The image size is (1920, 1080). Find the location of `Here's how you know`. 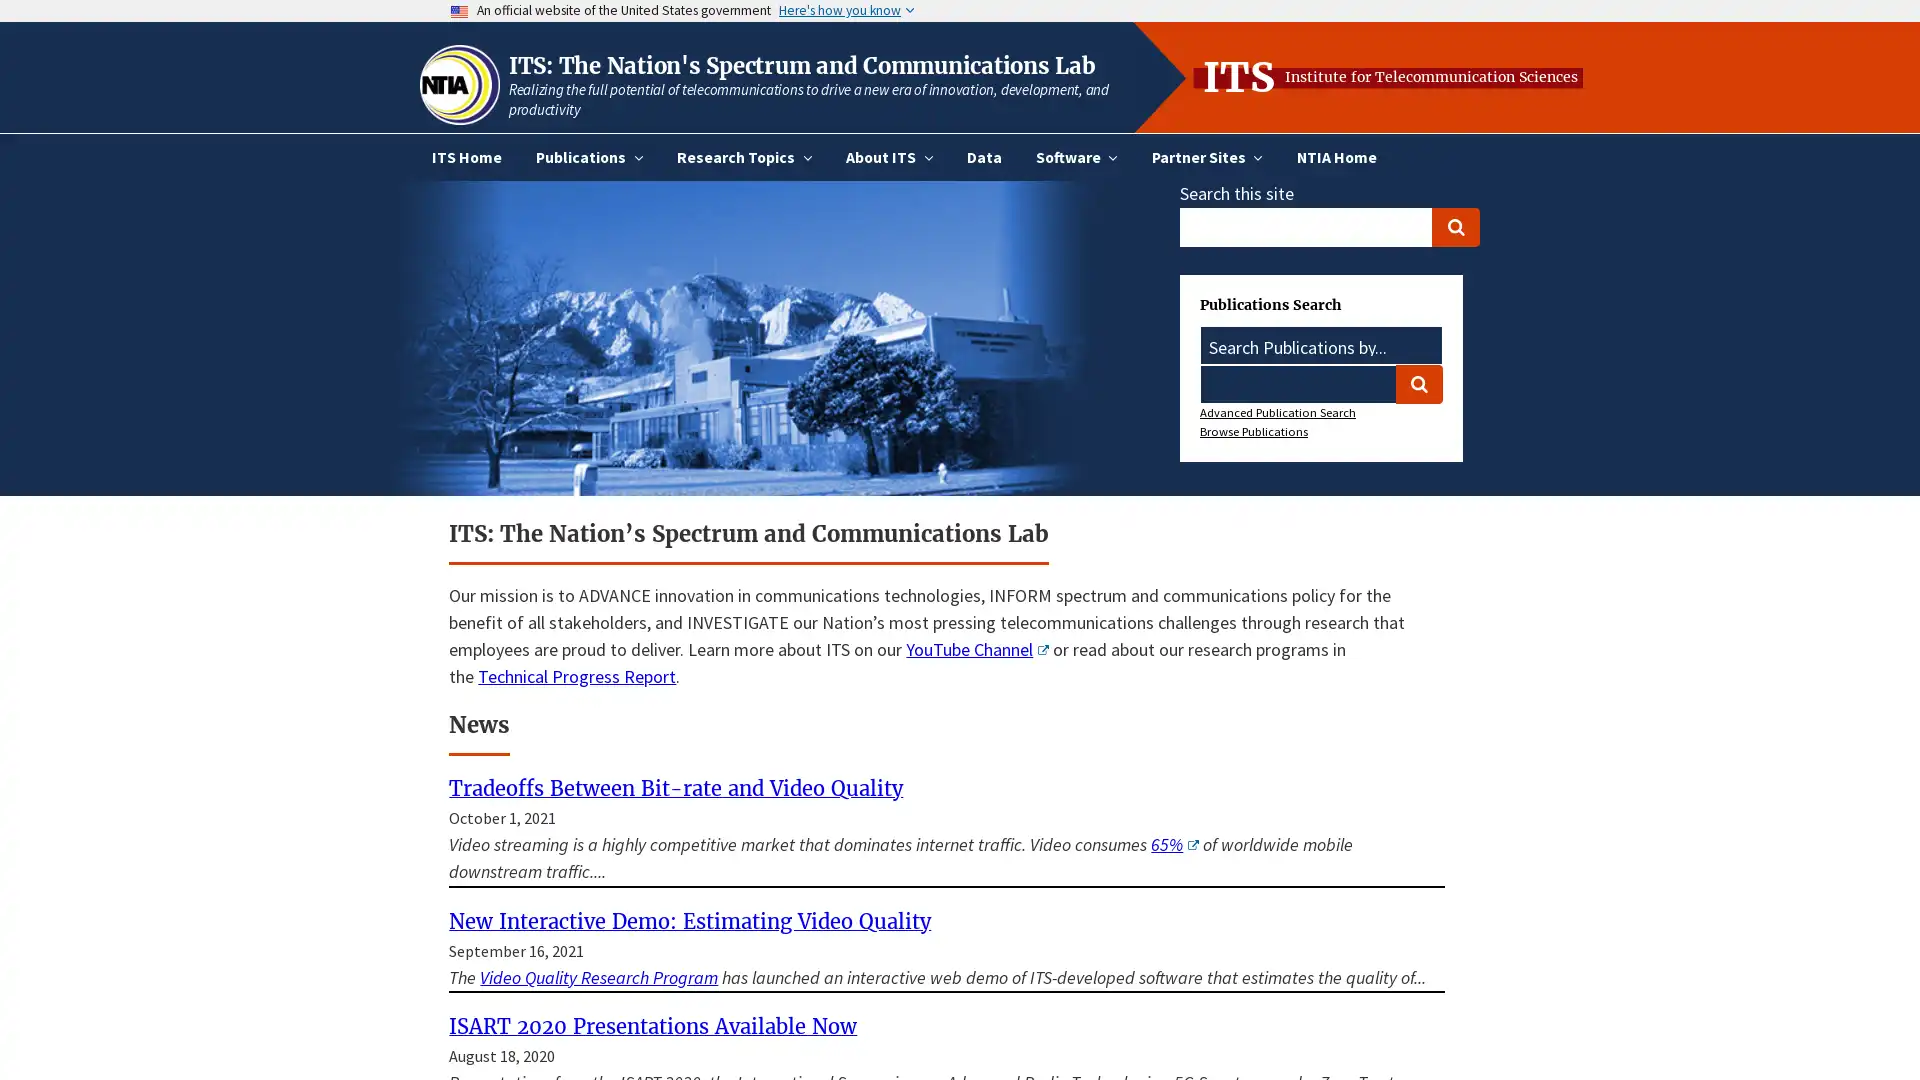

Here's how you know is located at coordinates (846, 11).